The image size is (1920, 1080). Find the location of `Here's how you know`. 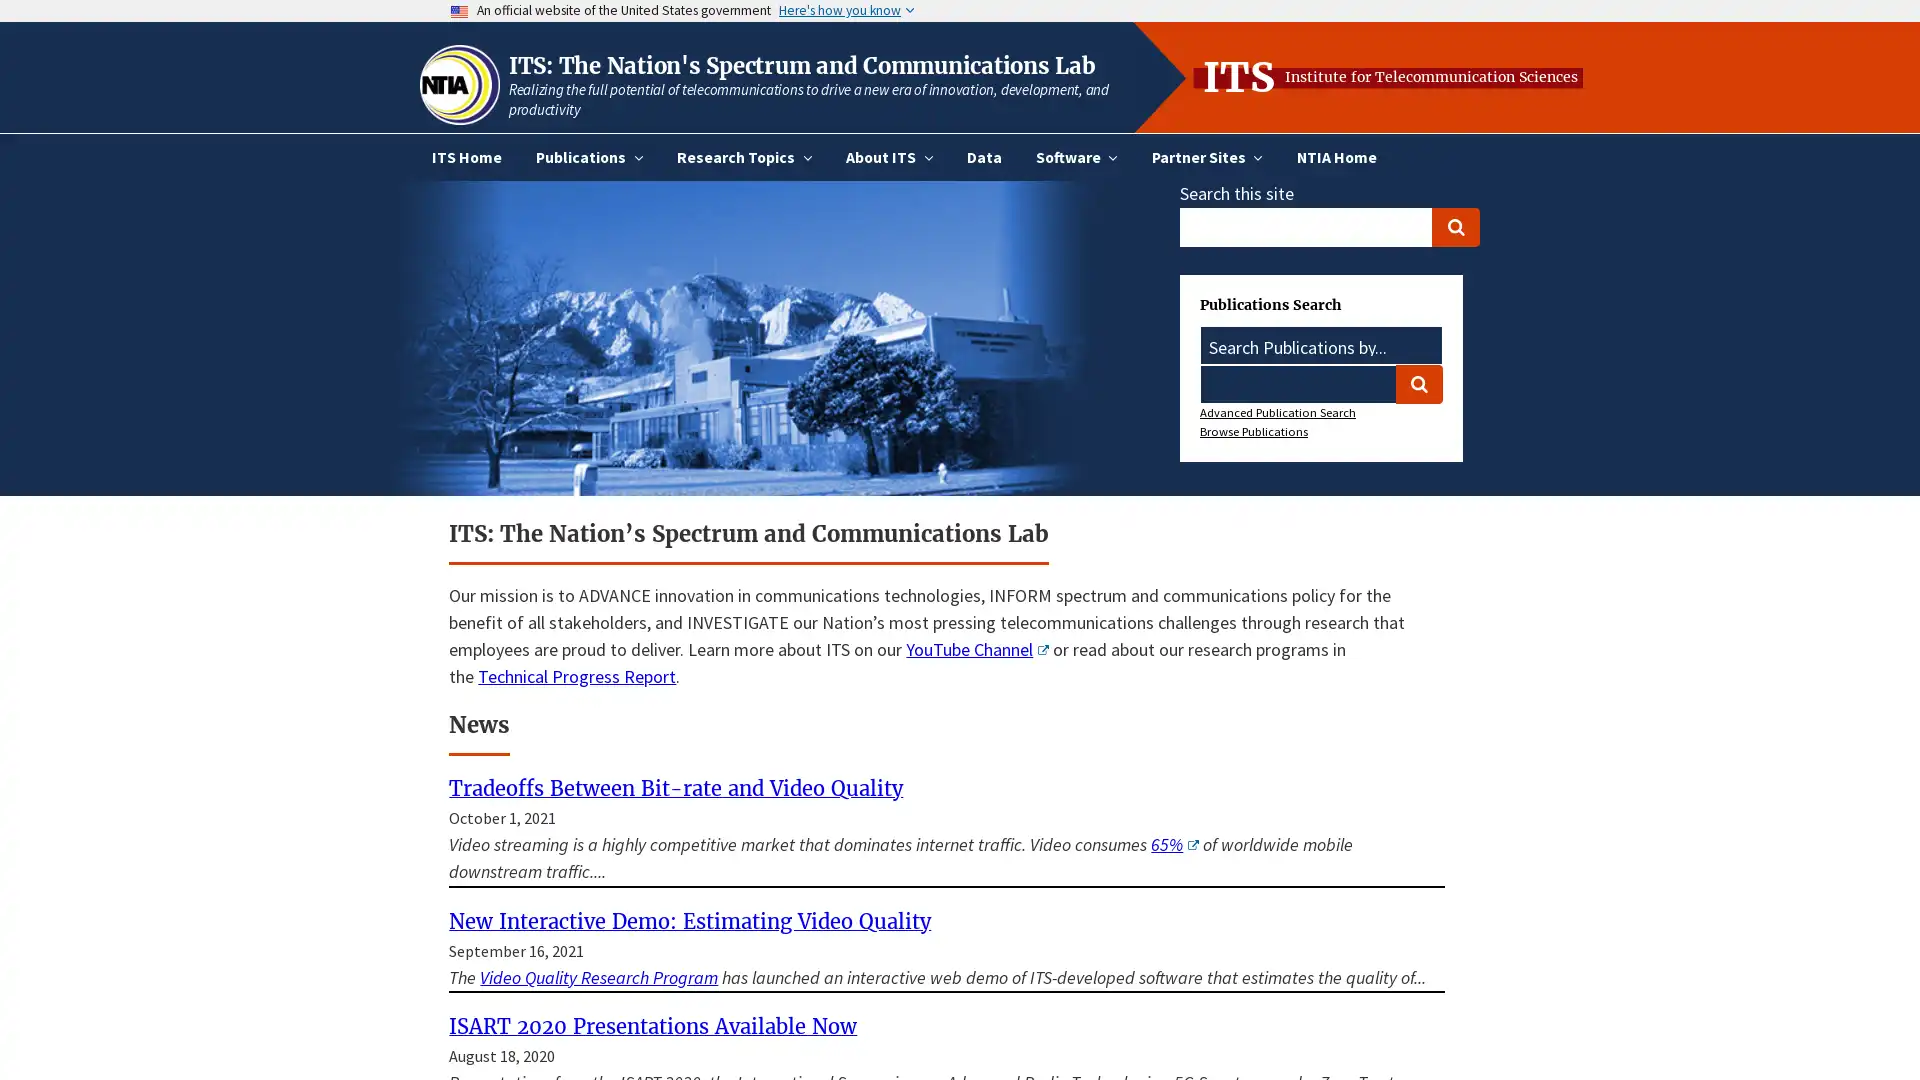

Here's how you know is located at coordinates (846, 11).